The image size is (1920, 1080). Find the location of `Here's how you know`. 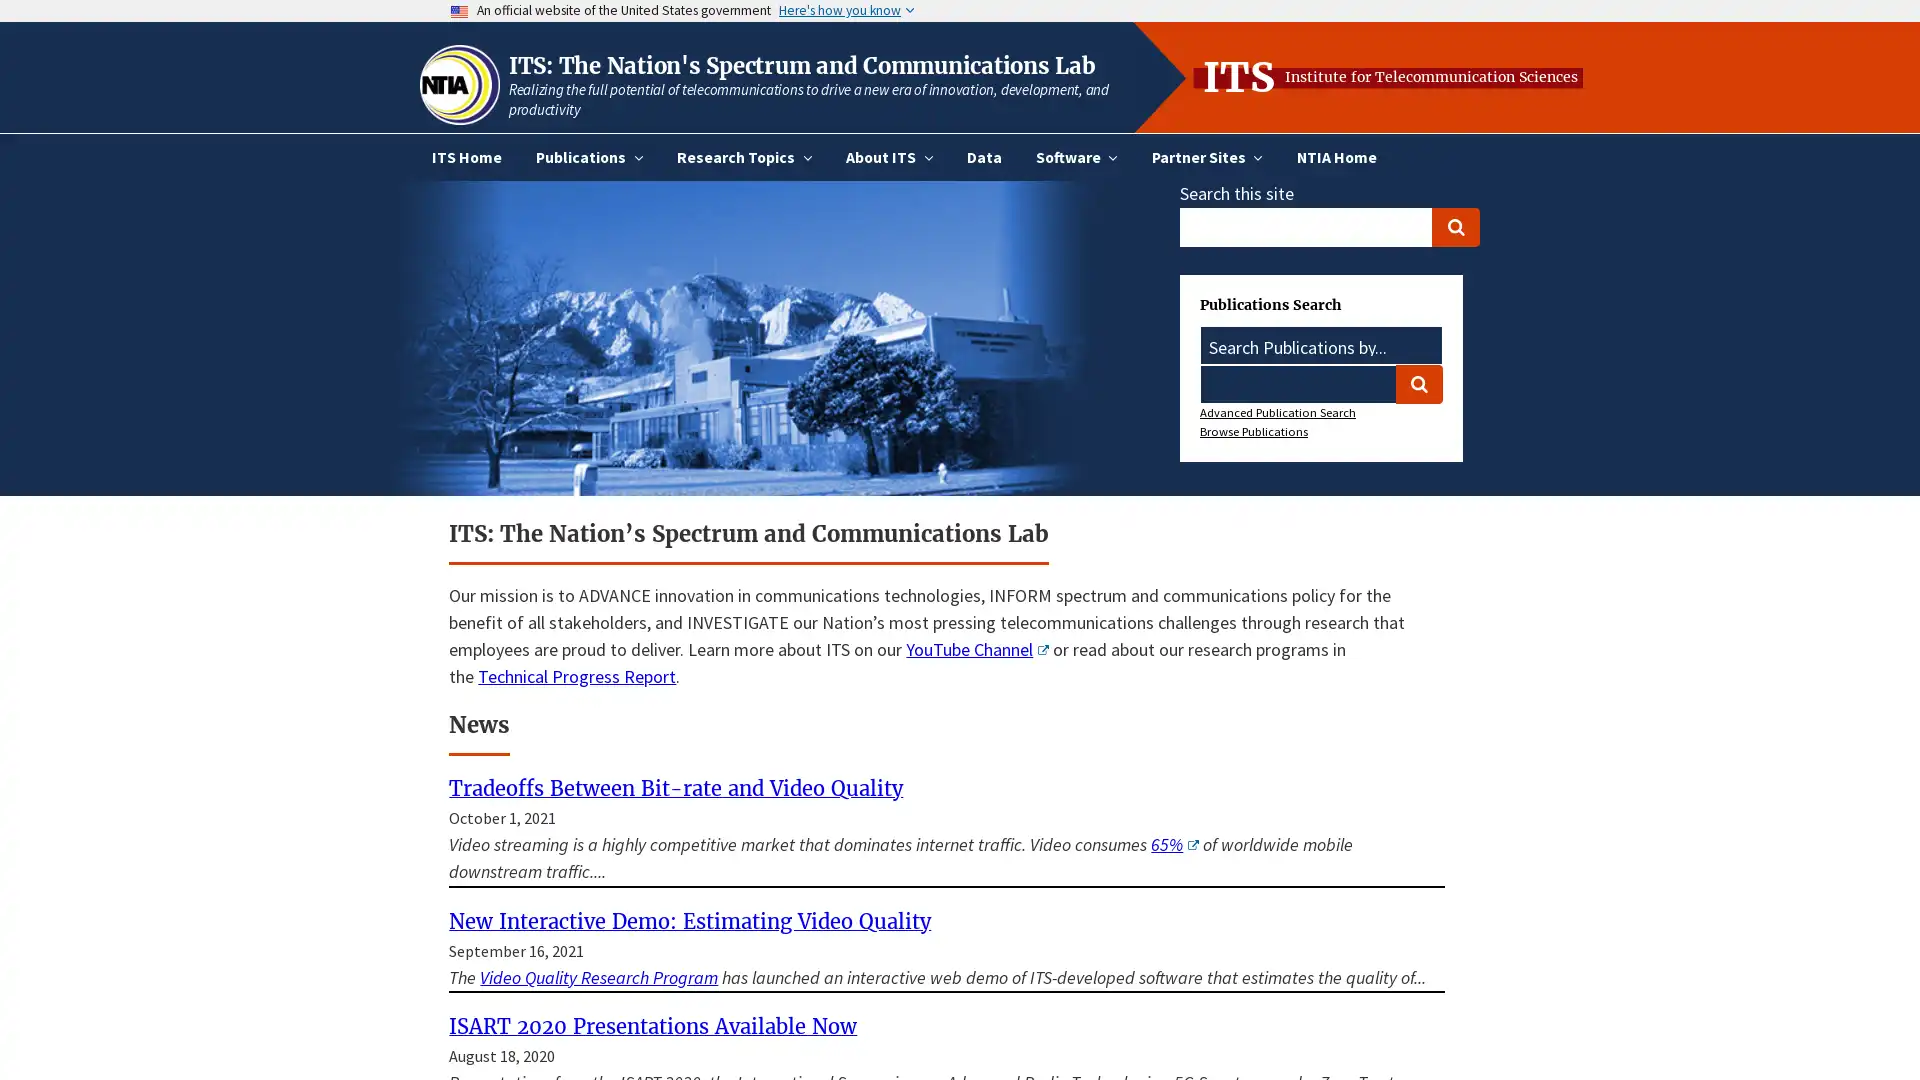

Here's how you know is located at coordinates (846, 11).